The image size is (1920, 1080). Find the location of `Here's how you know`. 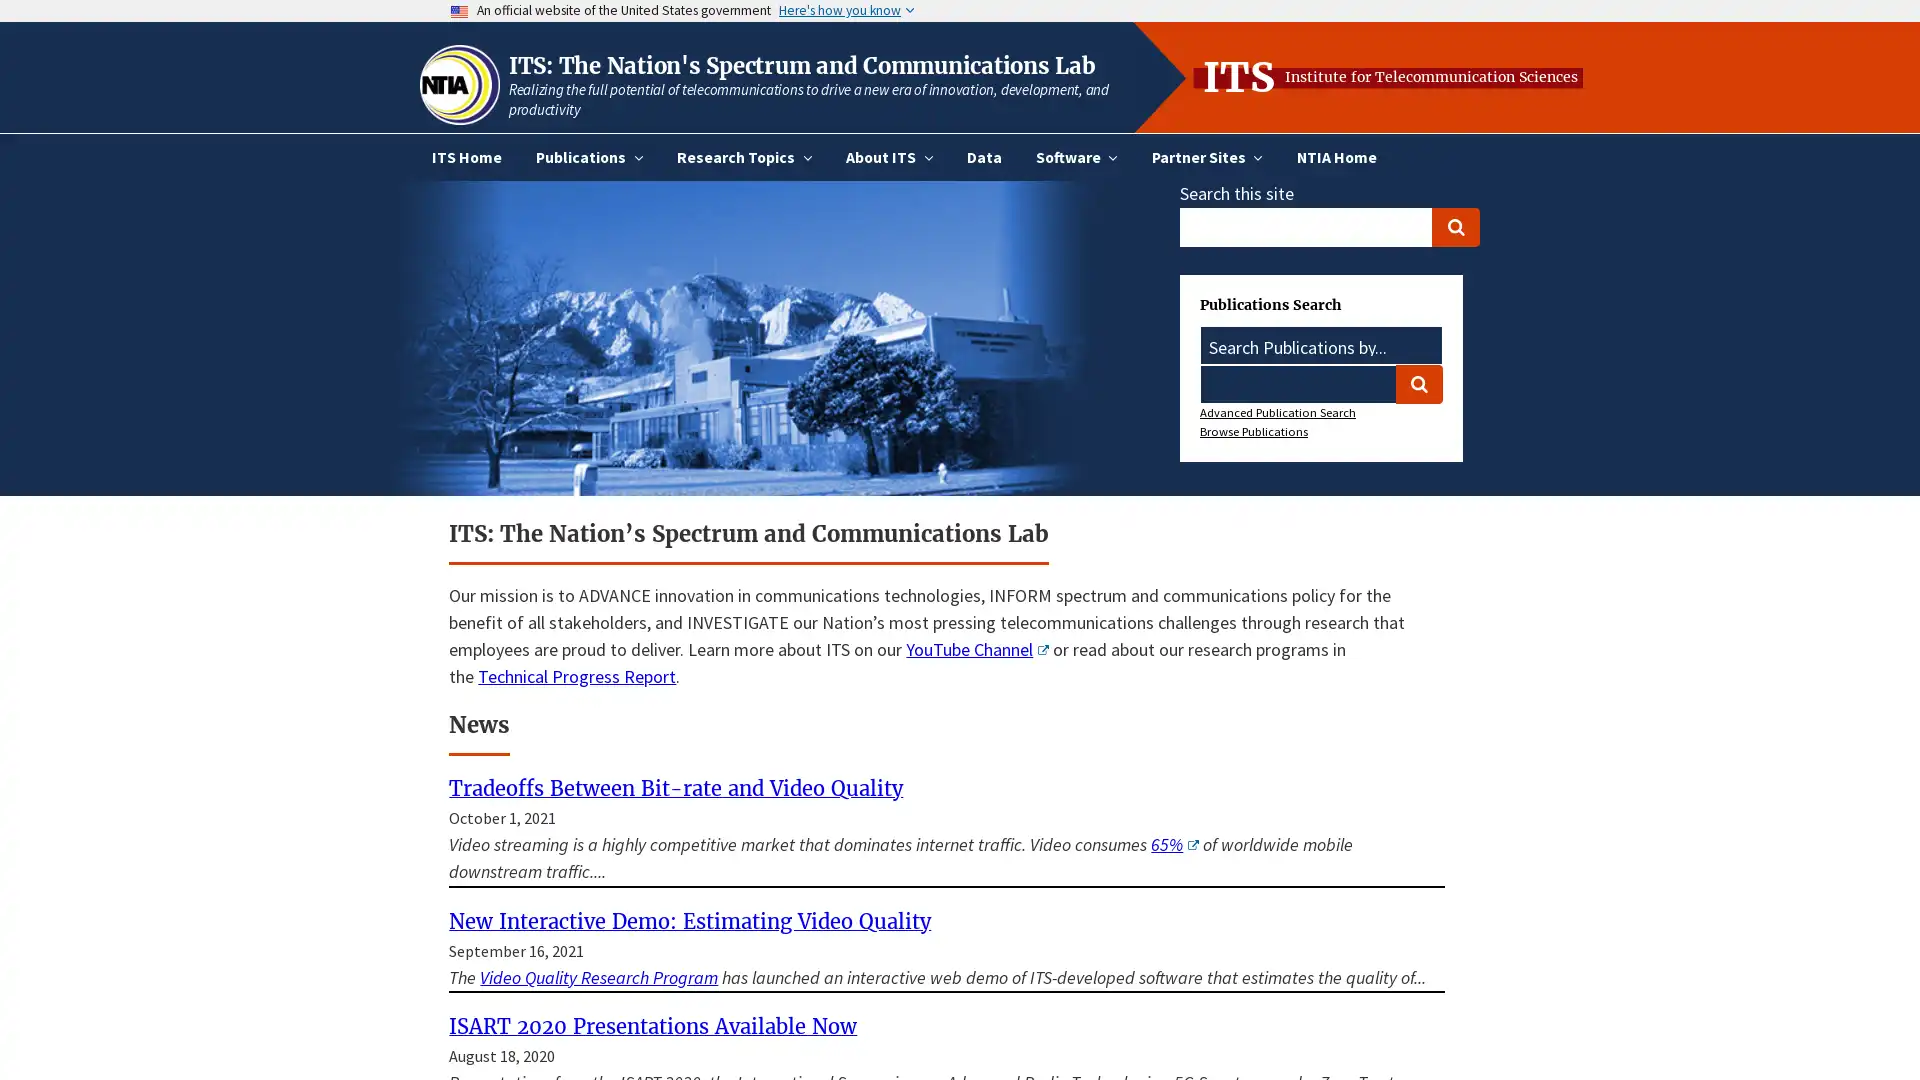

Here's how you know is located at coordinates (846, 11).